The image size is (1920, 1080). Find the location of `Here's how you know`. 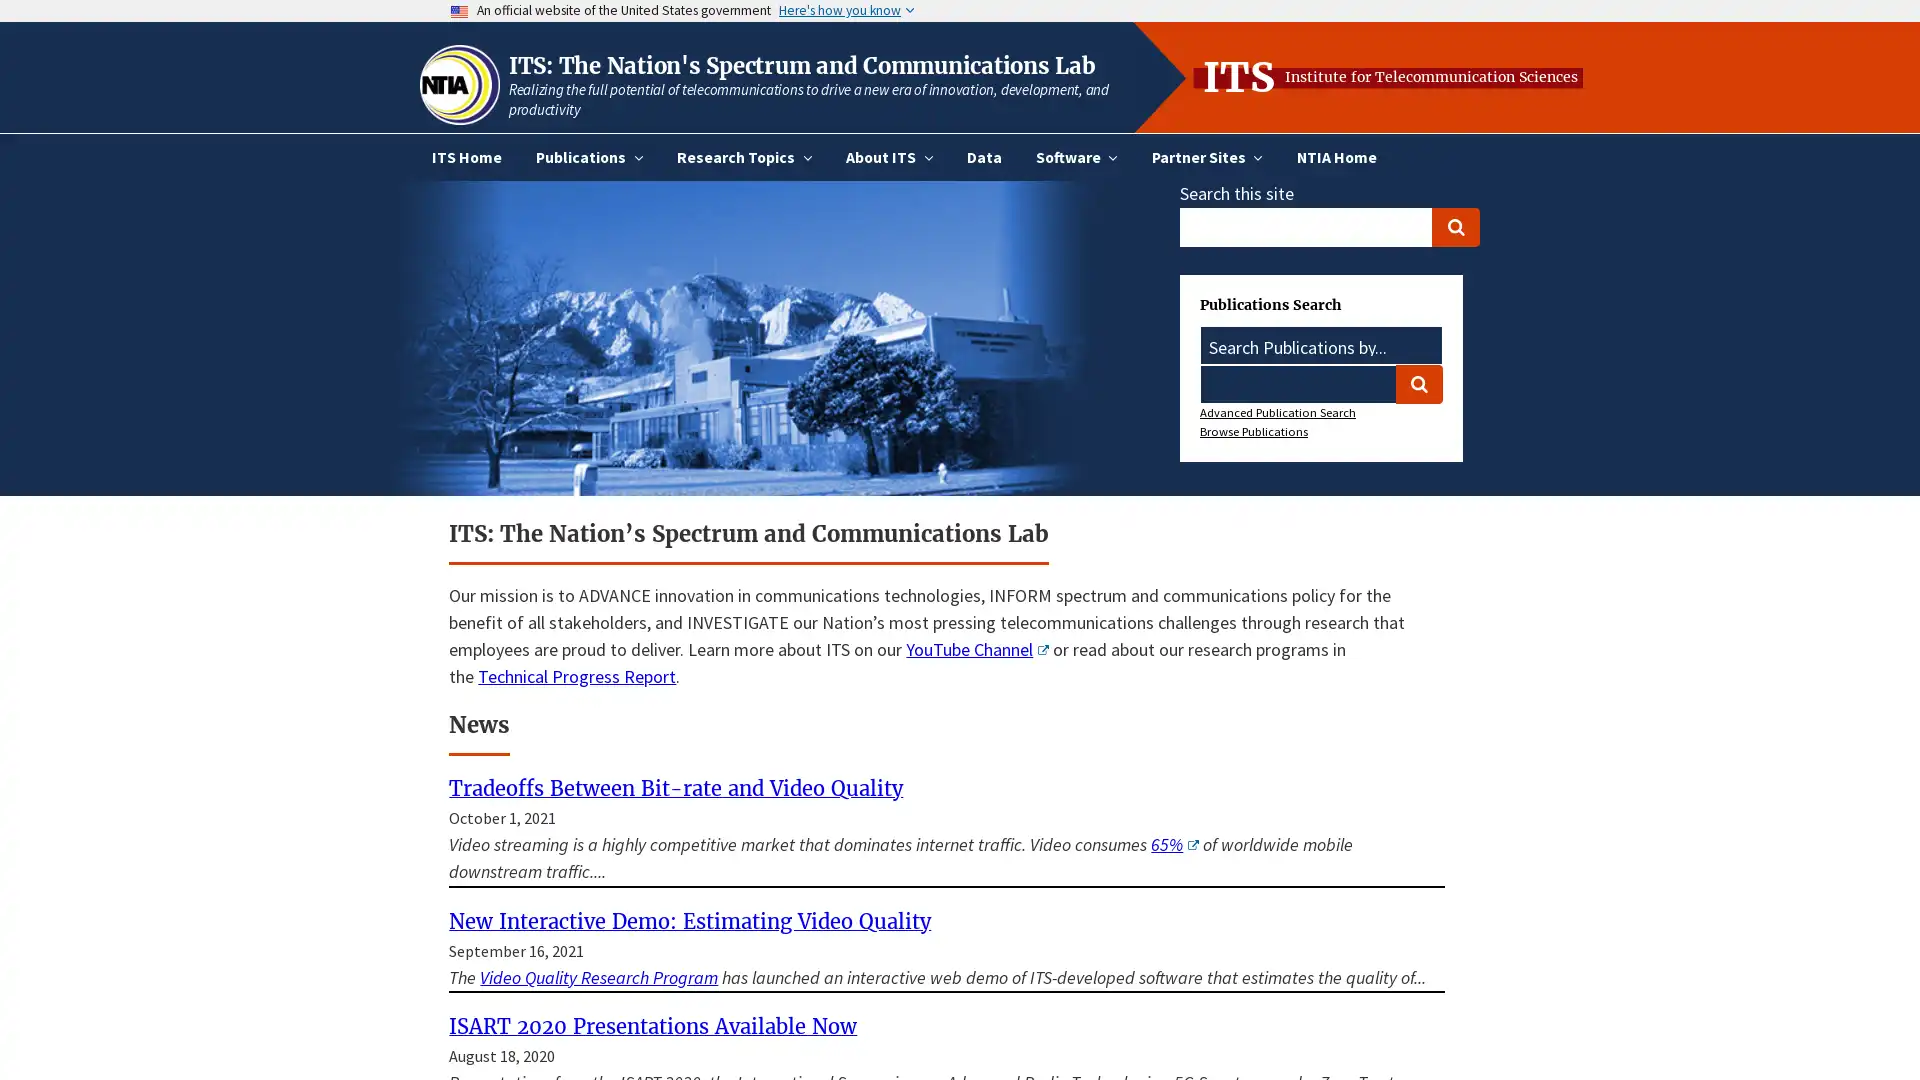

Here's how you know is located at coordinates (846, 11).